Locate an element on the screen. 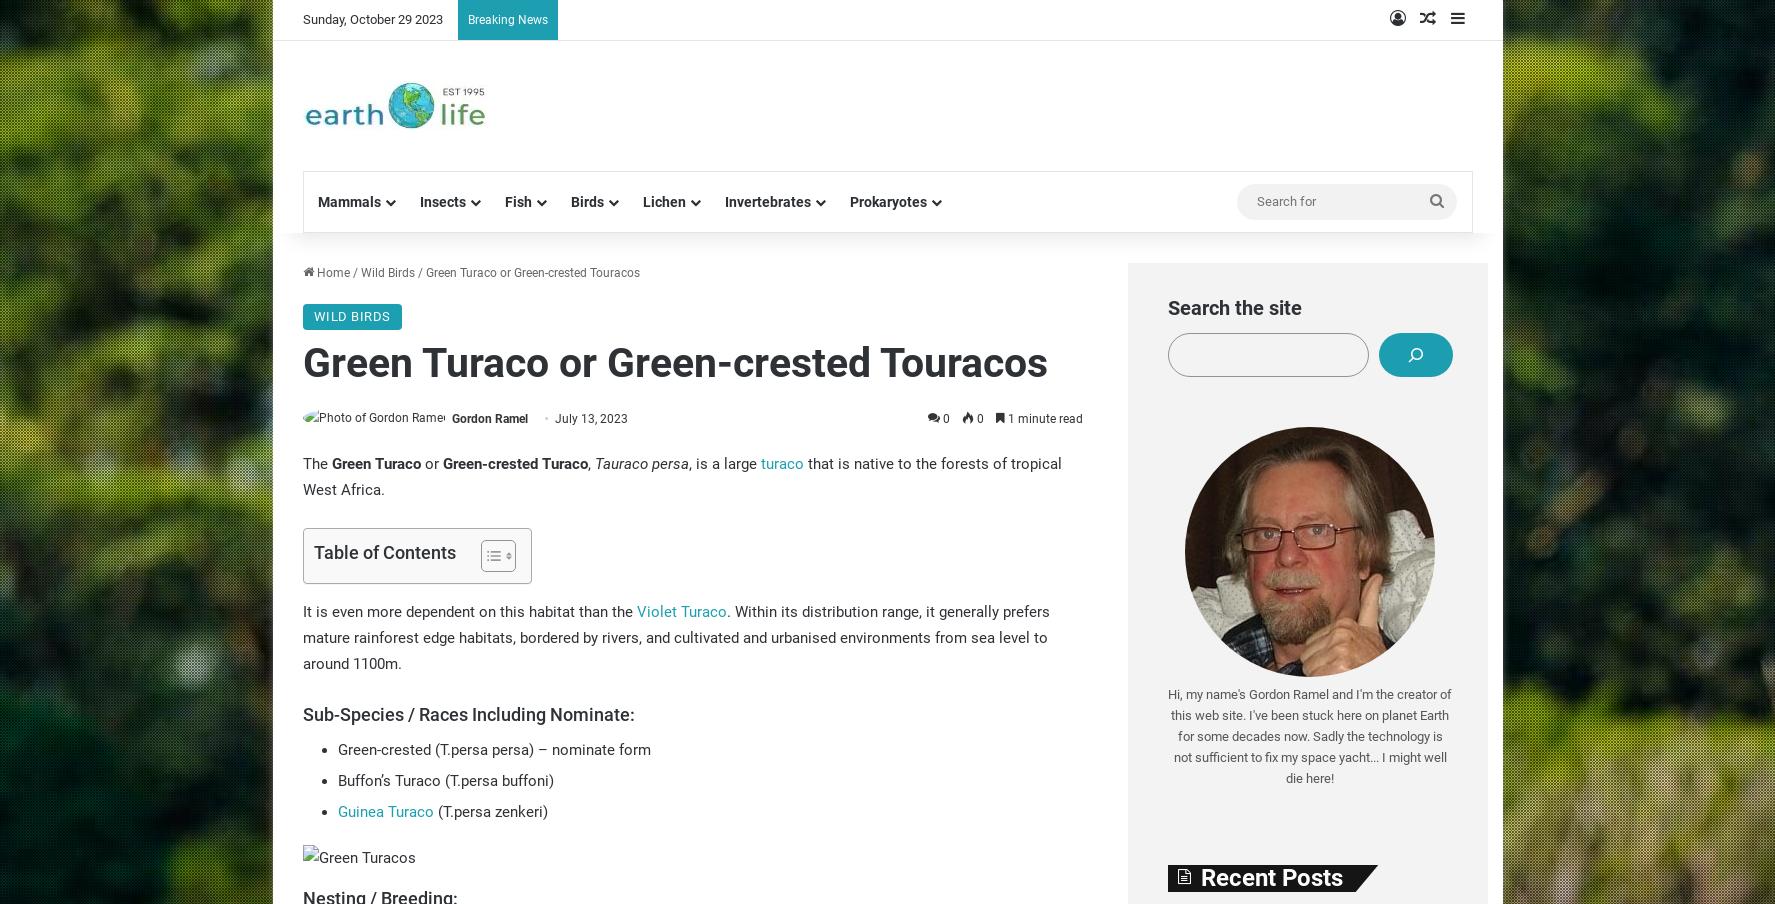 The image size is (1775, 904). 'Home' is located at coordinates (330, 272).